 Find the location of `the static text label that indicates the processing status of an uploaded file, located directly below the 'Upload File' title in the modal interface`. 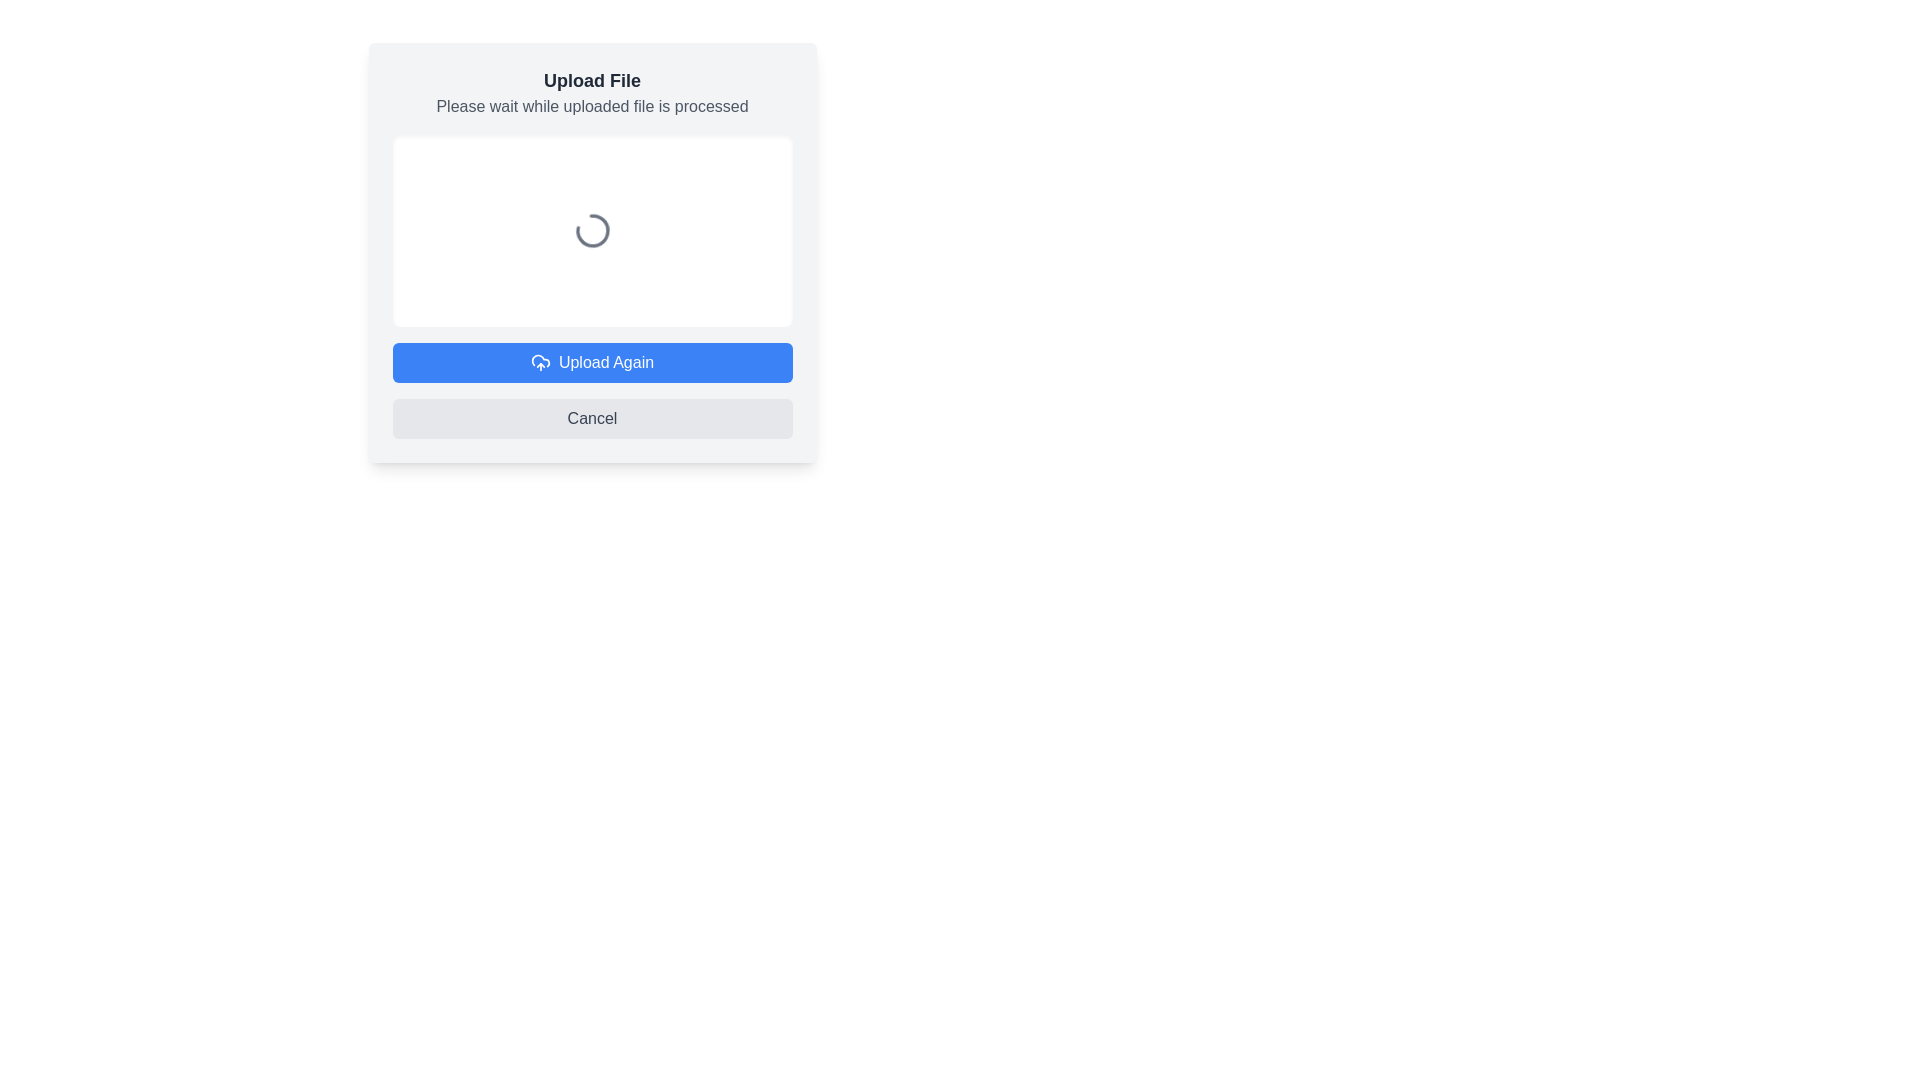

the static text label that indicates the processing status of an uploaded file, located directly below the 'Upload File' title in the modal interface is located at coordinates (591, 107).